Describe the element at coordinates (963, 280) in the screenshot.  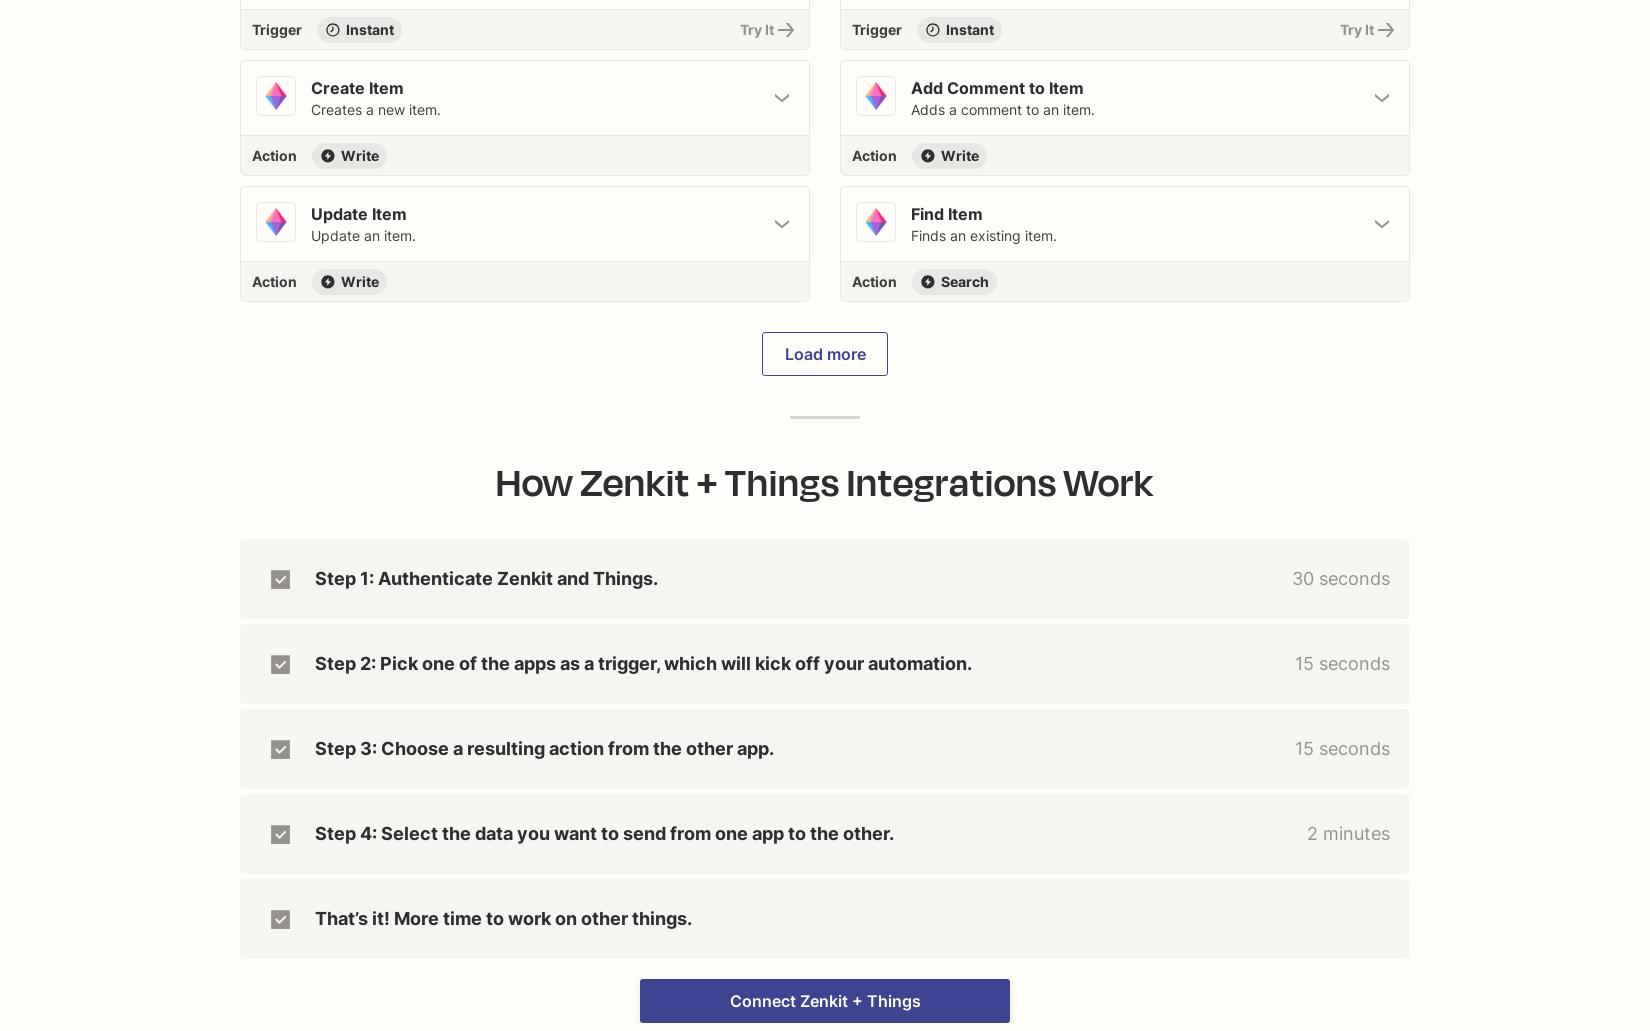
I see `'Search'` at that location.